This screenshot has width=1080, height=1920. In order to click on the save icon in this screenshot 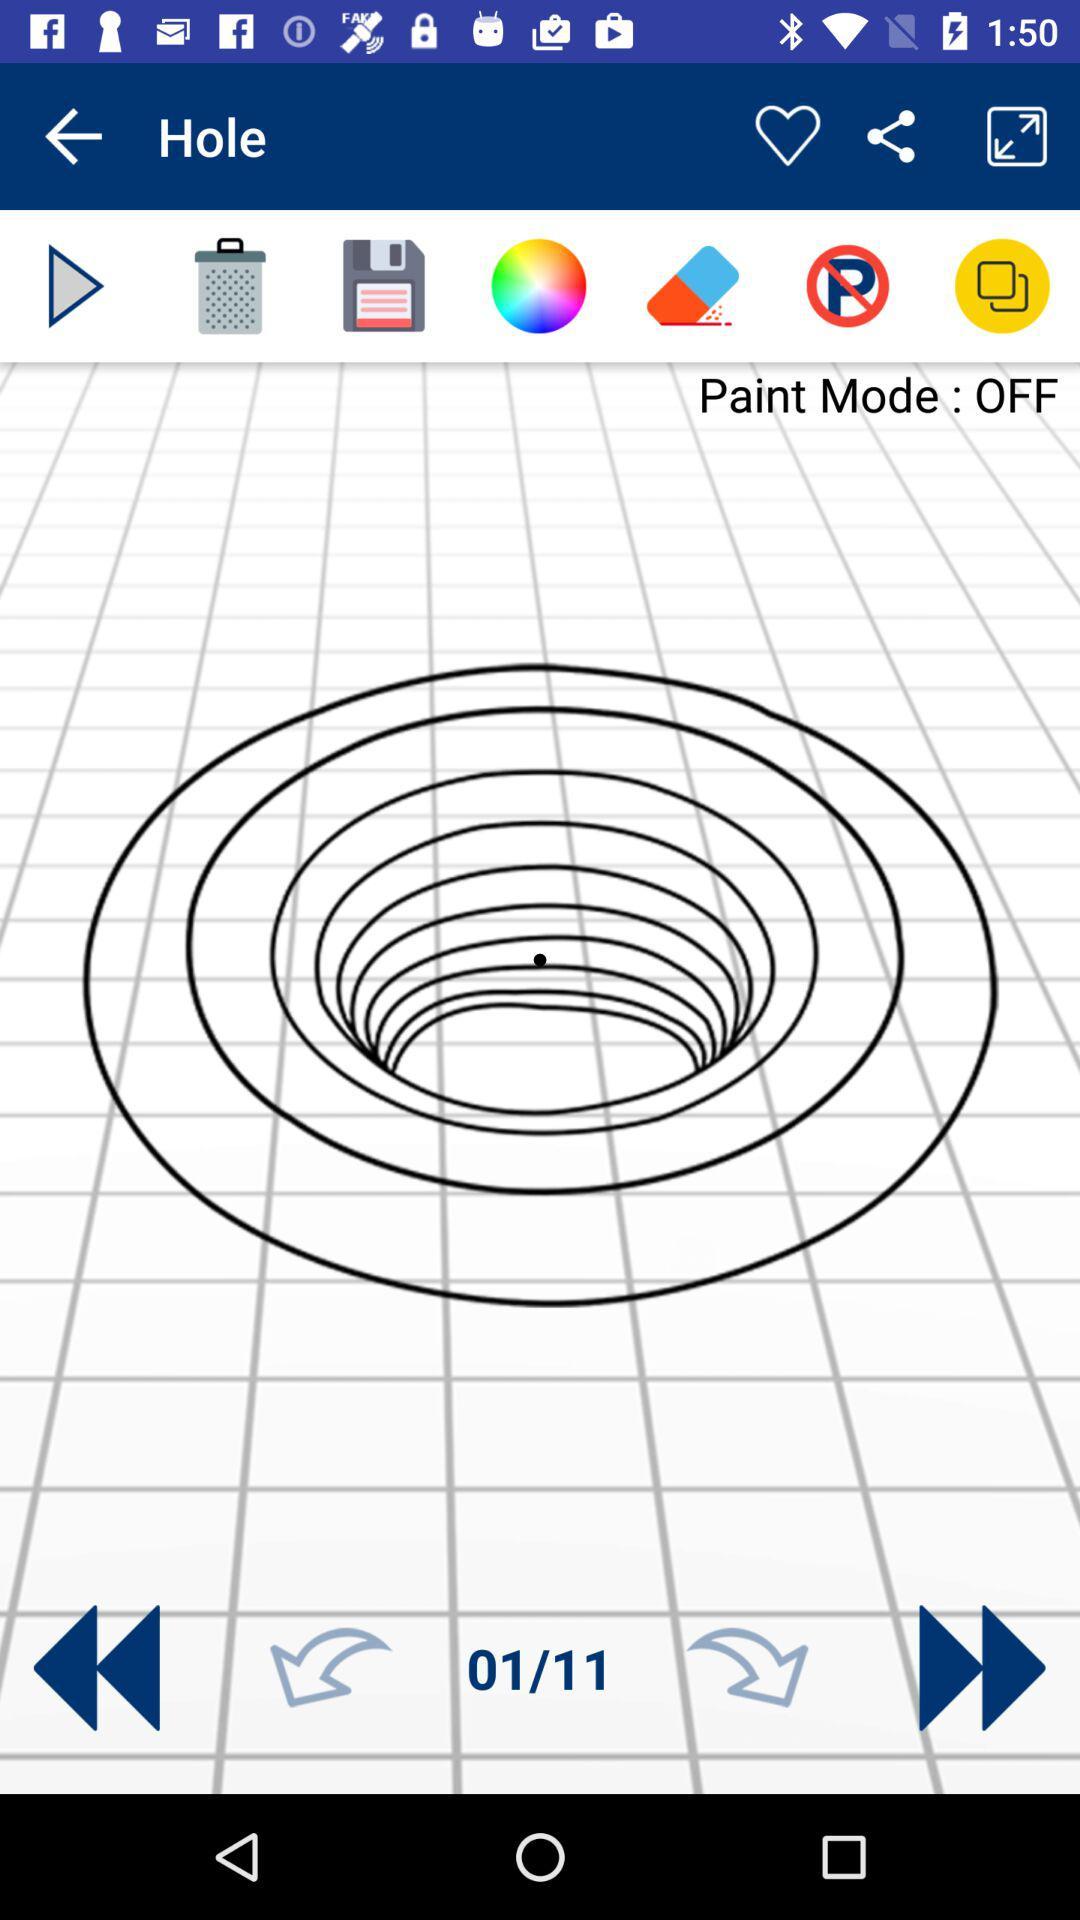, I will do `click(384, 285)`.